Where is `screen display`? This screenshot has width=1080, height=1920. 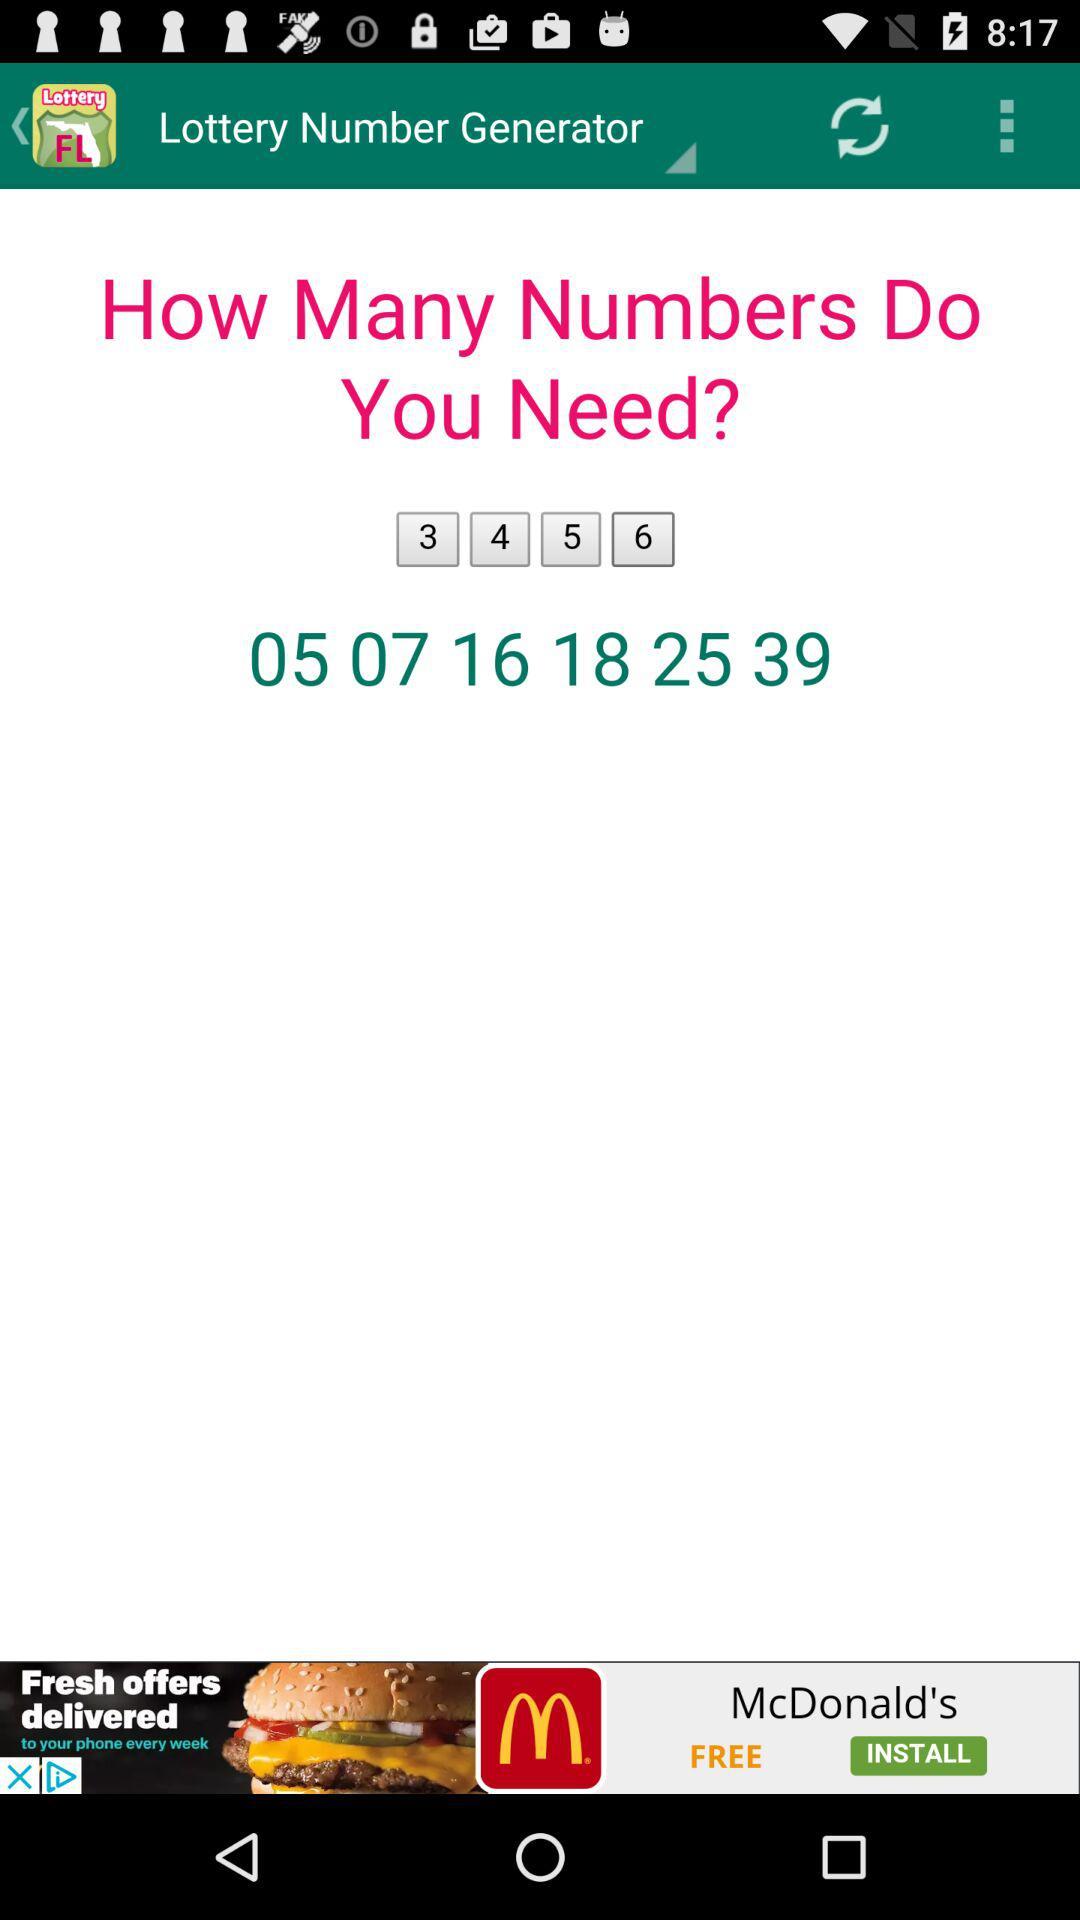
screen display is located at coordinates (540, 924).